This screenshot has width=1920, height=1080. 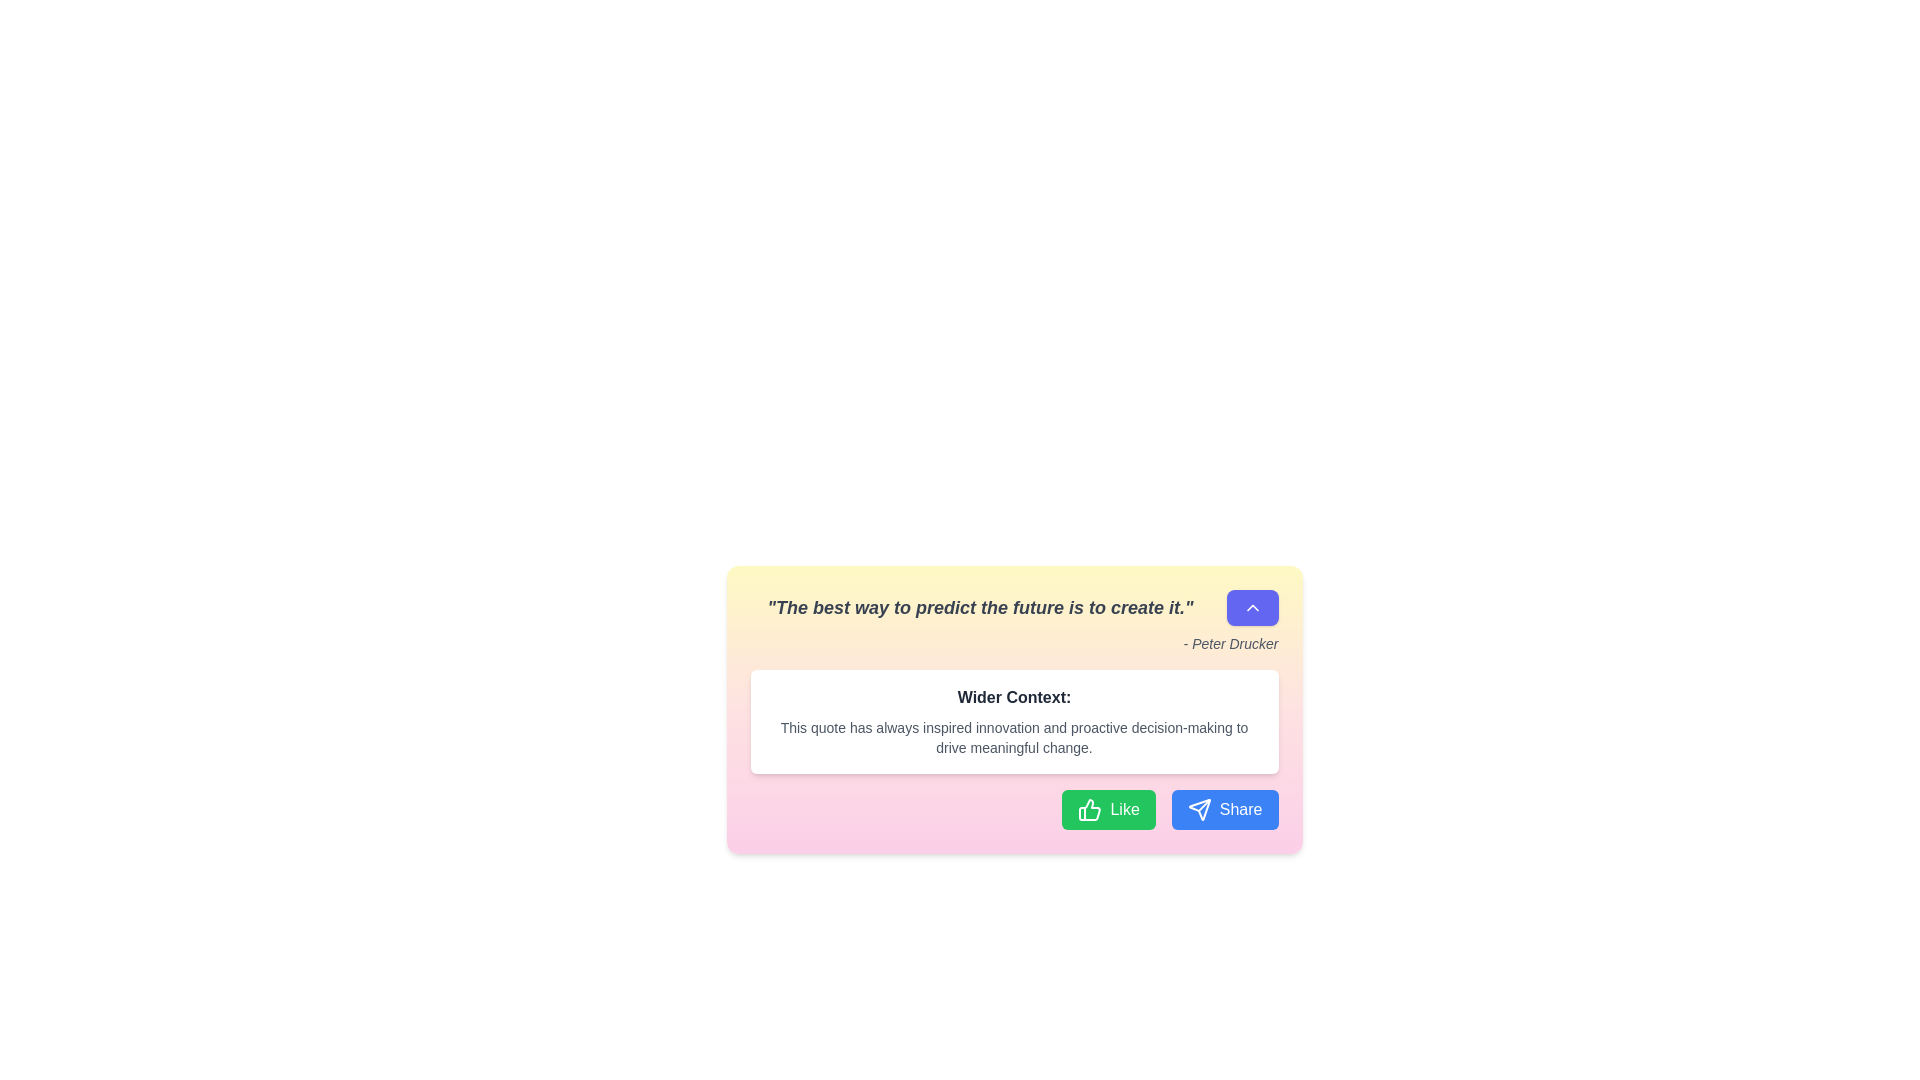 I want to click on the center of the chevron-up icon, which is a white outlined arrow on a blue circular button located at the top-right corner of the quote card, so click(x=1251, y=607).